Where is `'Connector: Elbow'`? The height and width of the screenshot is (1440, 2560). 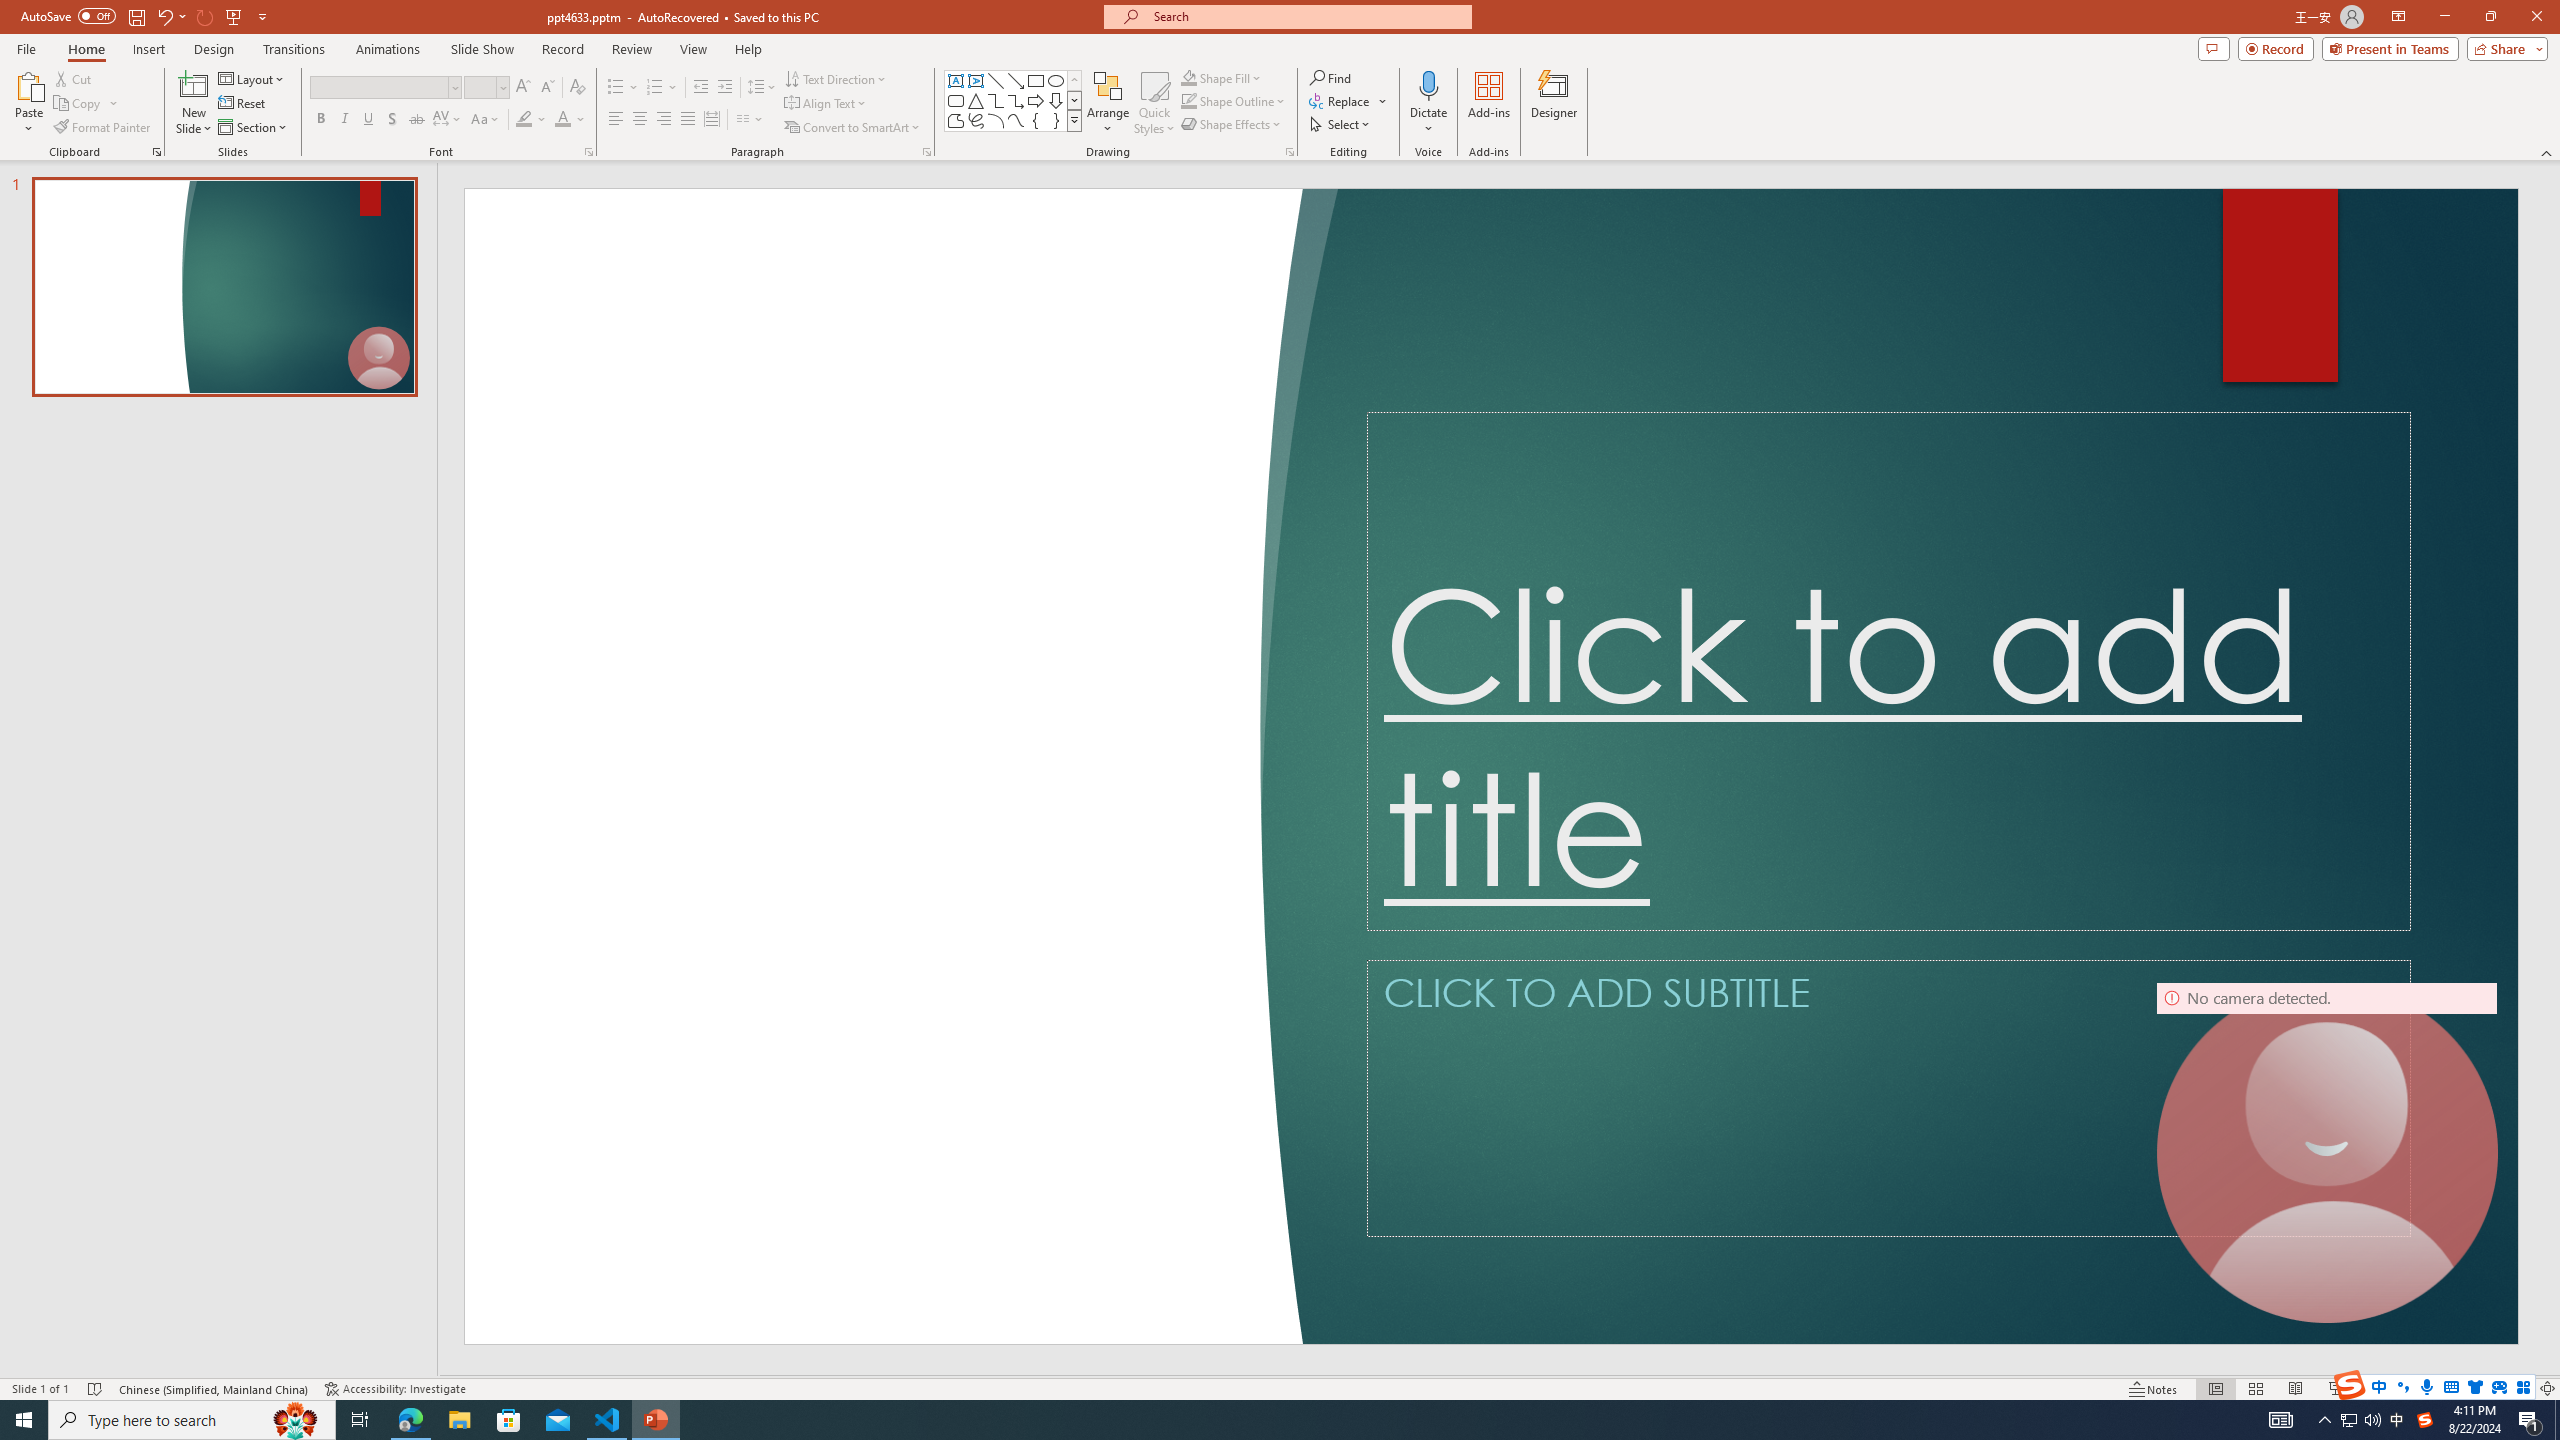 'Connector: Elbow' is located at coordinates (994, 99).